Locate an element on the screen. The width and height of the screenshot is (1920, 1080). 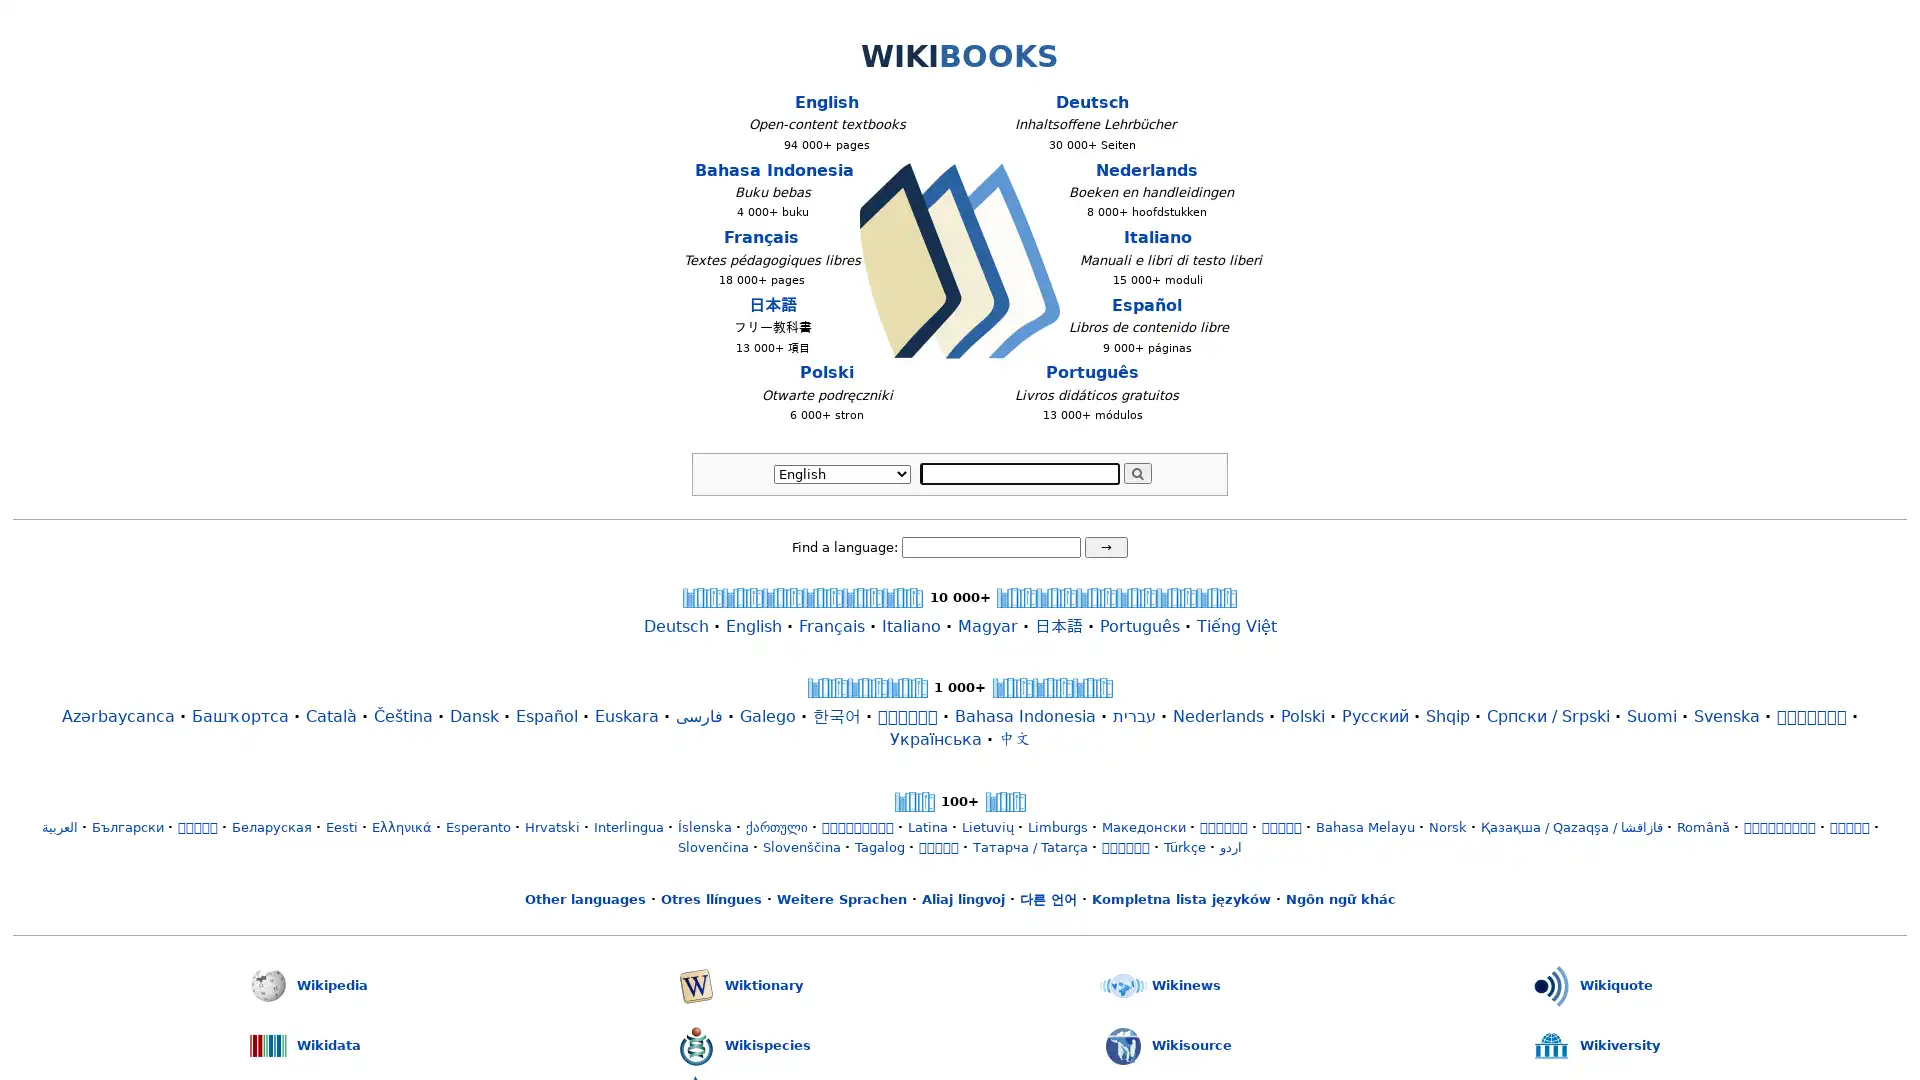
Search is located at coordinates (1137, 473).